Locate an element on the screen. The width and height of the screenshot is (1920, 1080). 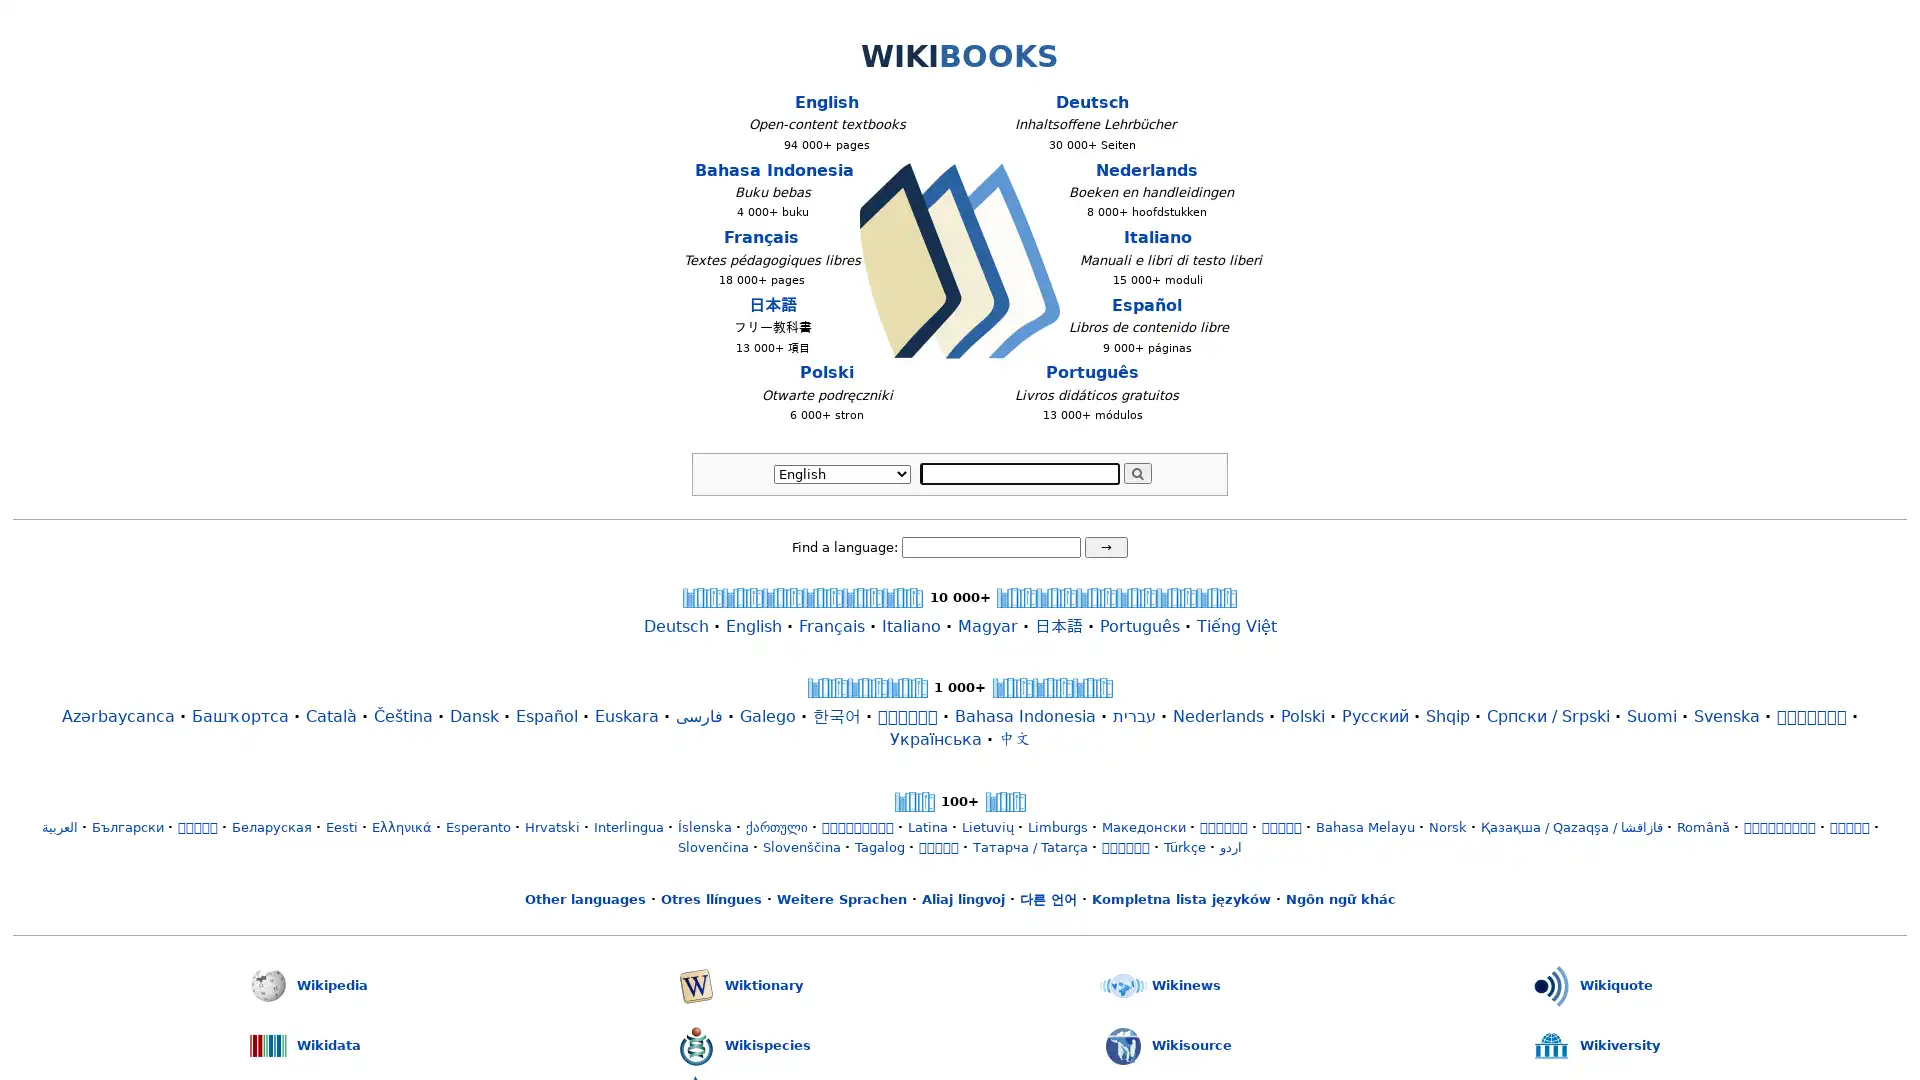
Search is located at coordinates (1137, 473).